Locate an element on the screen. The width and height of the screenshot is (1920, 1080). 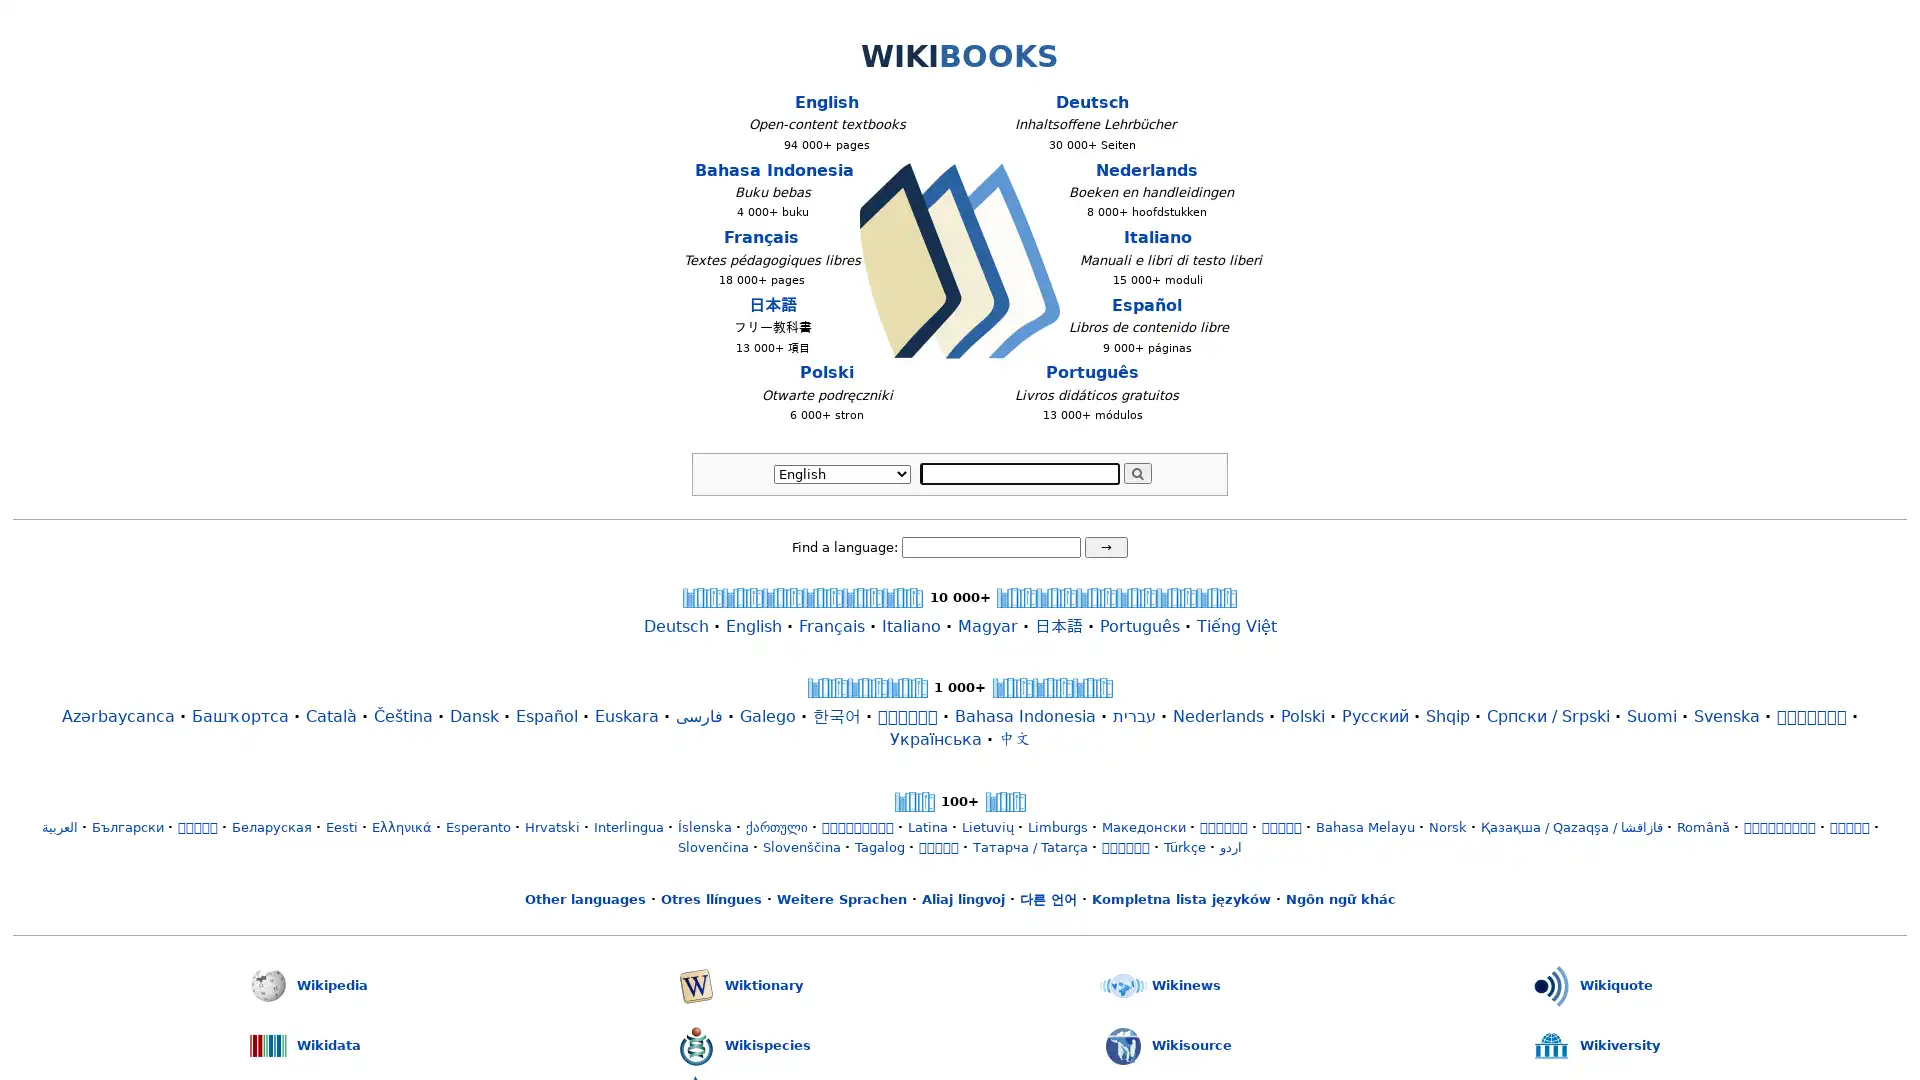
Search is located at coordinates (1137, 473).